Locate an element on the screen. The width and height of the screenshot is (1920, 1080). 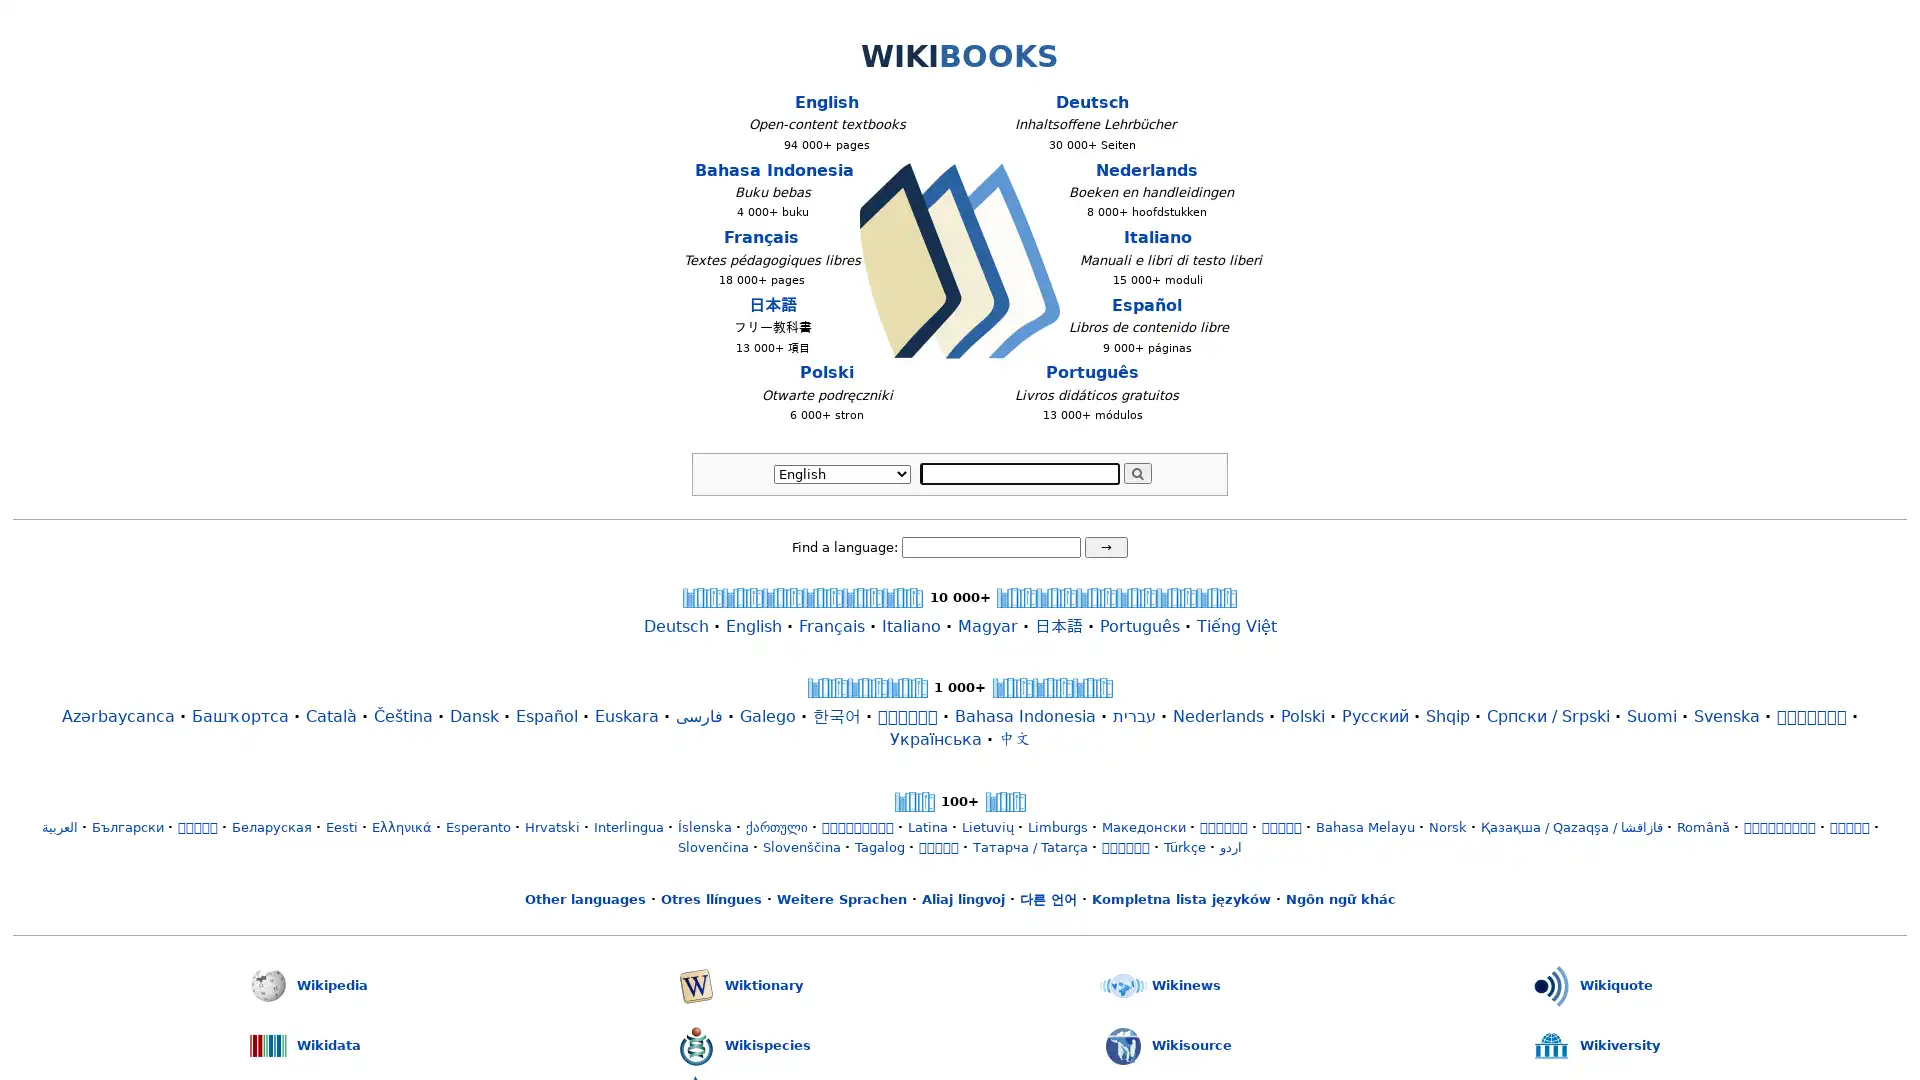
Search is located at coordinates (1137, 473).